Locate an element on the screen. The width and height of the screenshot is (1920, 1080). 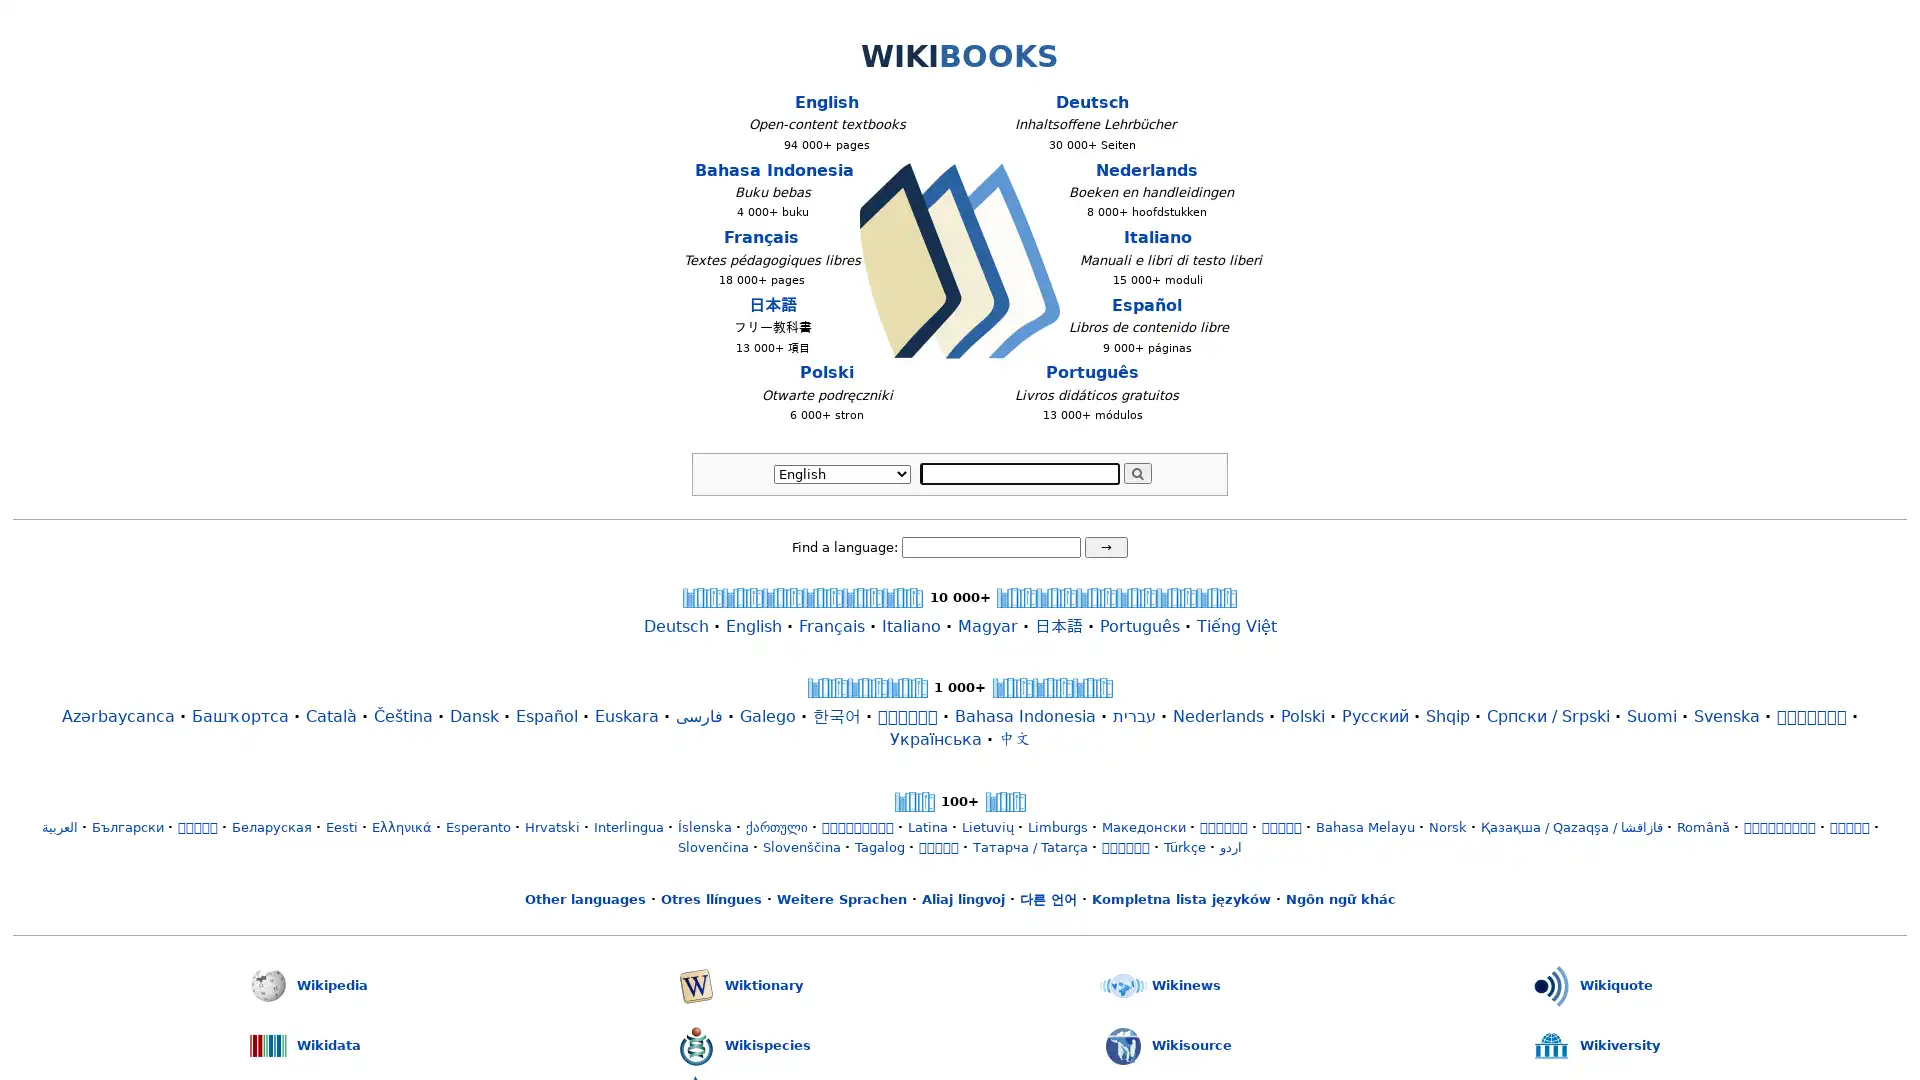
Search is located at coordinates (1137, 473).